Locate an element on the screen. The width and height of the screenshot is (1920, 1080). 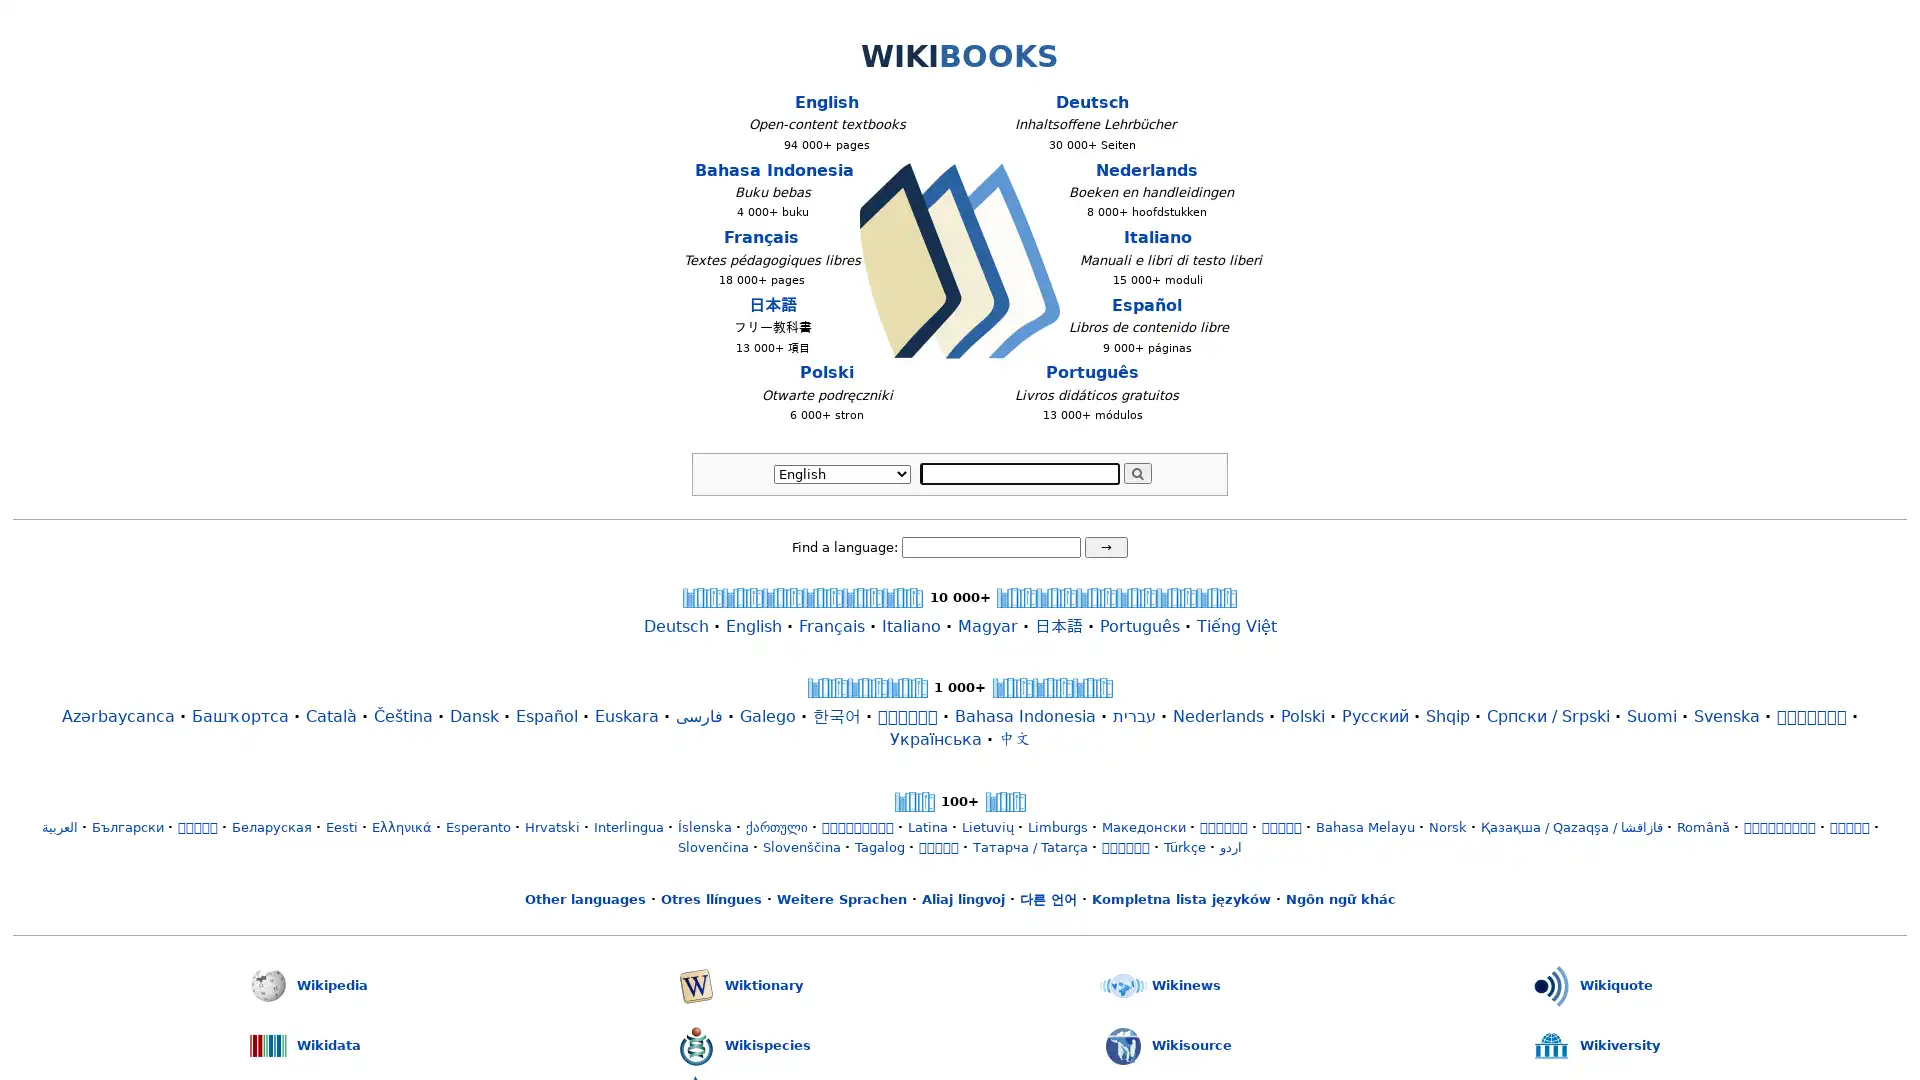
Search is located at coordinates (1137, 473).